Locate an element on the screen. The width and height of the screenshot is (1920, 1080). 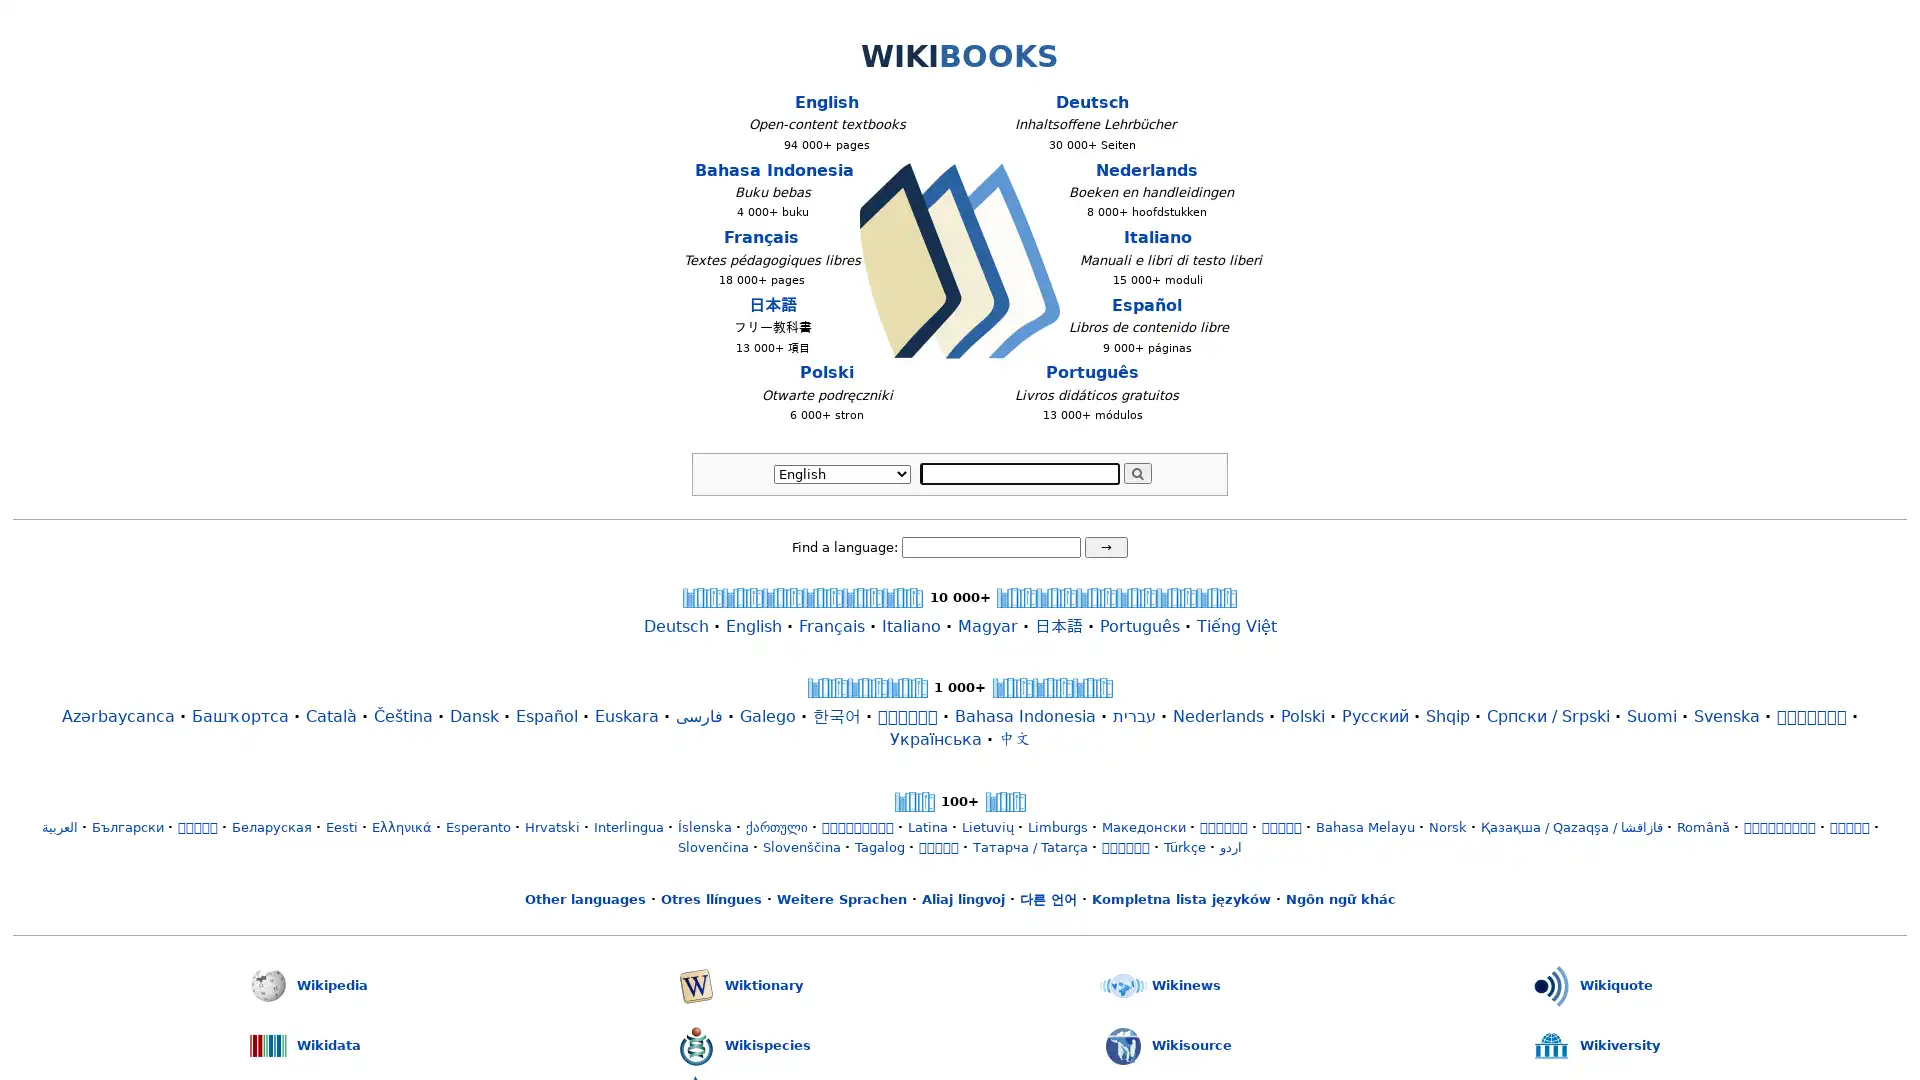
Search is located at coordinates (1137, 473).